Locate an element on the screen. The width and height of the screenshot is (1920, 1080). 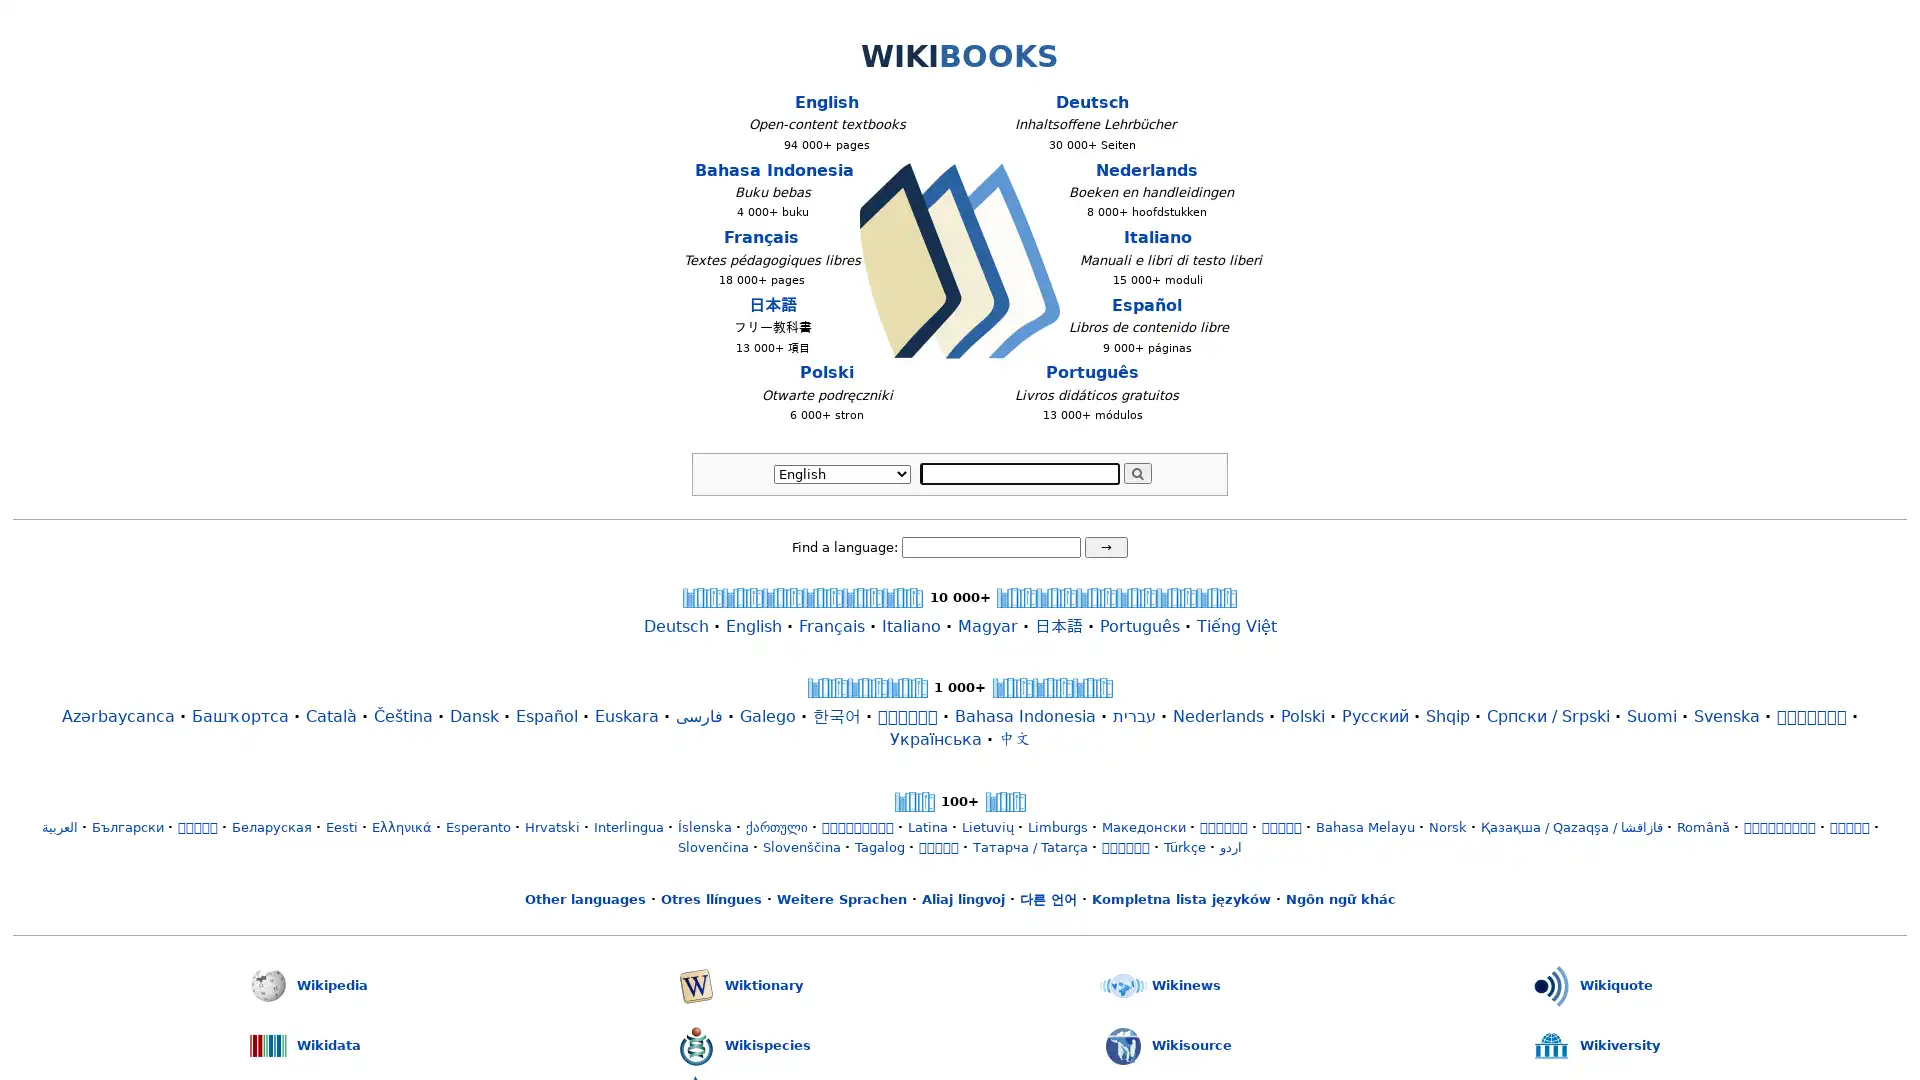
Search is located at coordinates (1137, 473).